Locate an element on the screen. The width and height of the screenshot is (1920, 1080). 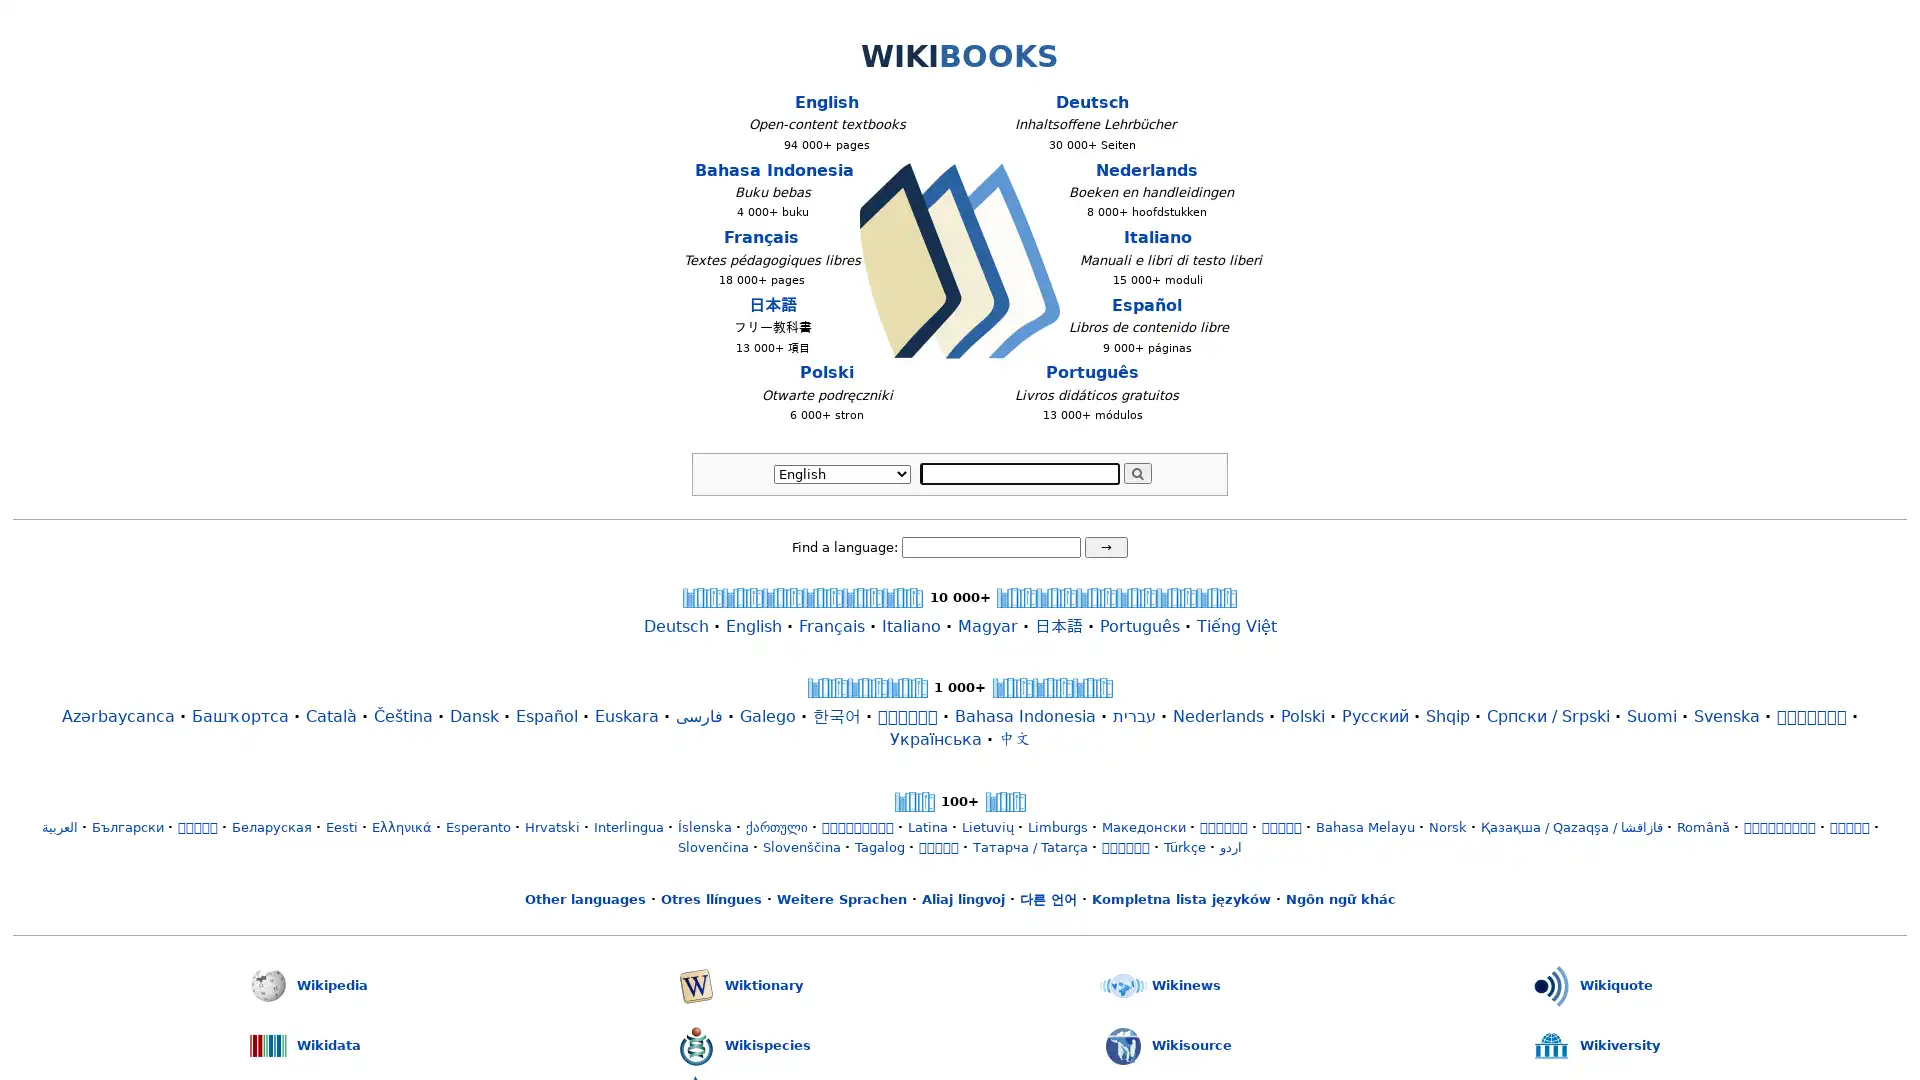
Search is located at coordinates (1137, 473).